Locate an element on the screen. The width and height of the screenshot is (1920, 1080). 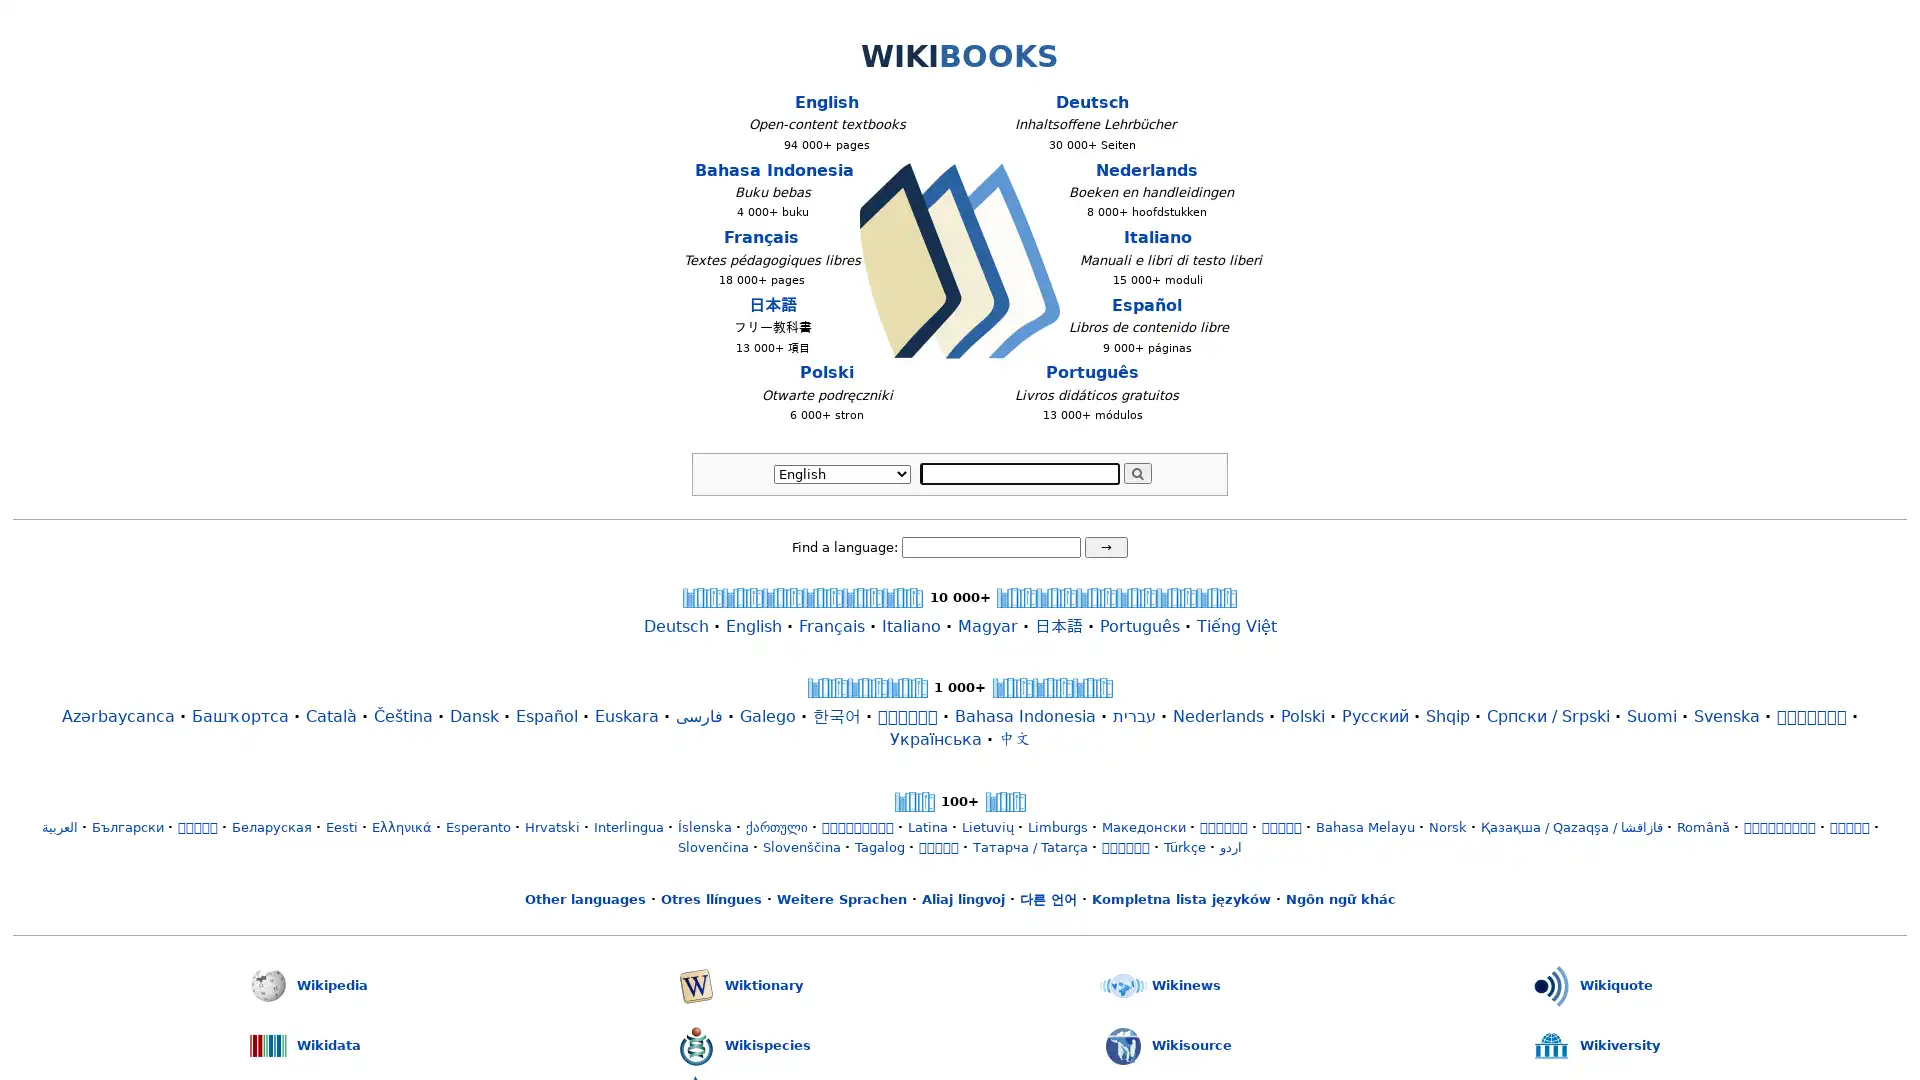
Search is located at coordinates (1137, 473).